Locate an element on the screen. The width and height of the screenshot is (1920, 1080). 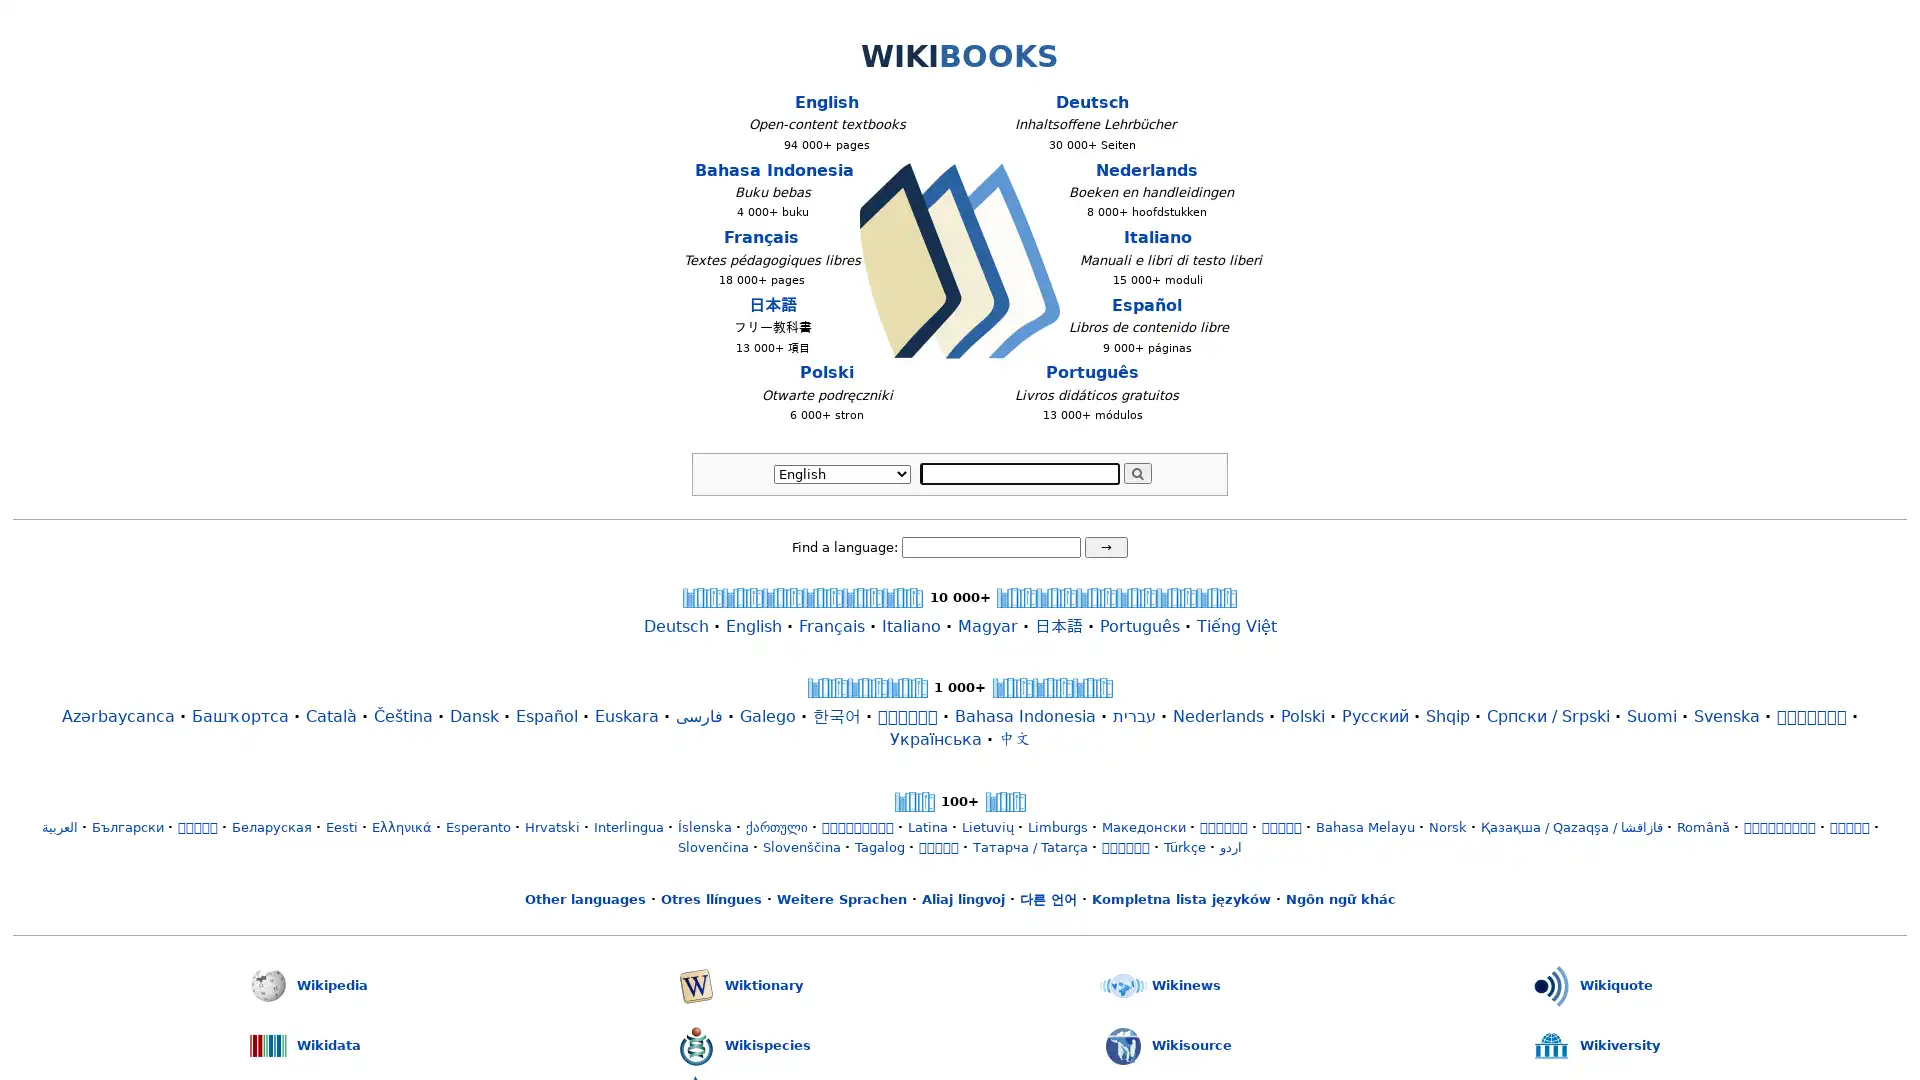
Search is located at coordinates (1137, 473).